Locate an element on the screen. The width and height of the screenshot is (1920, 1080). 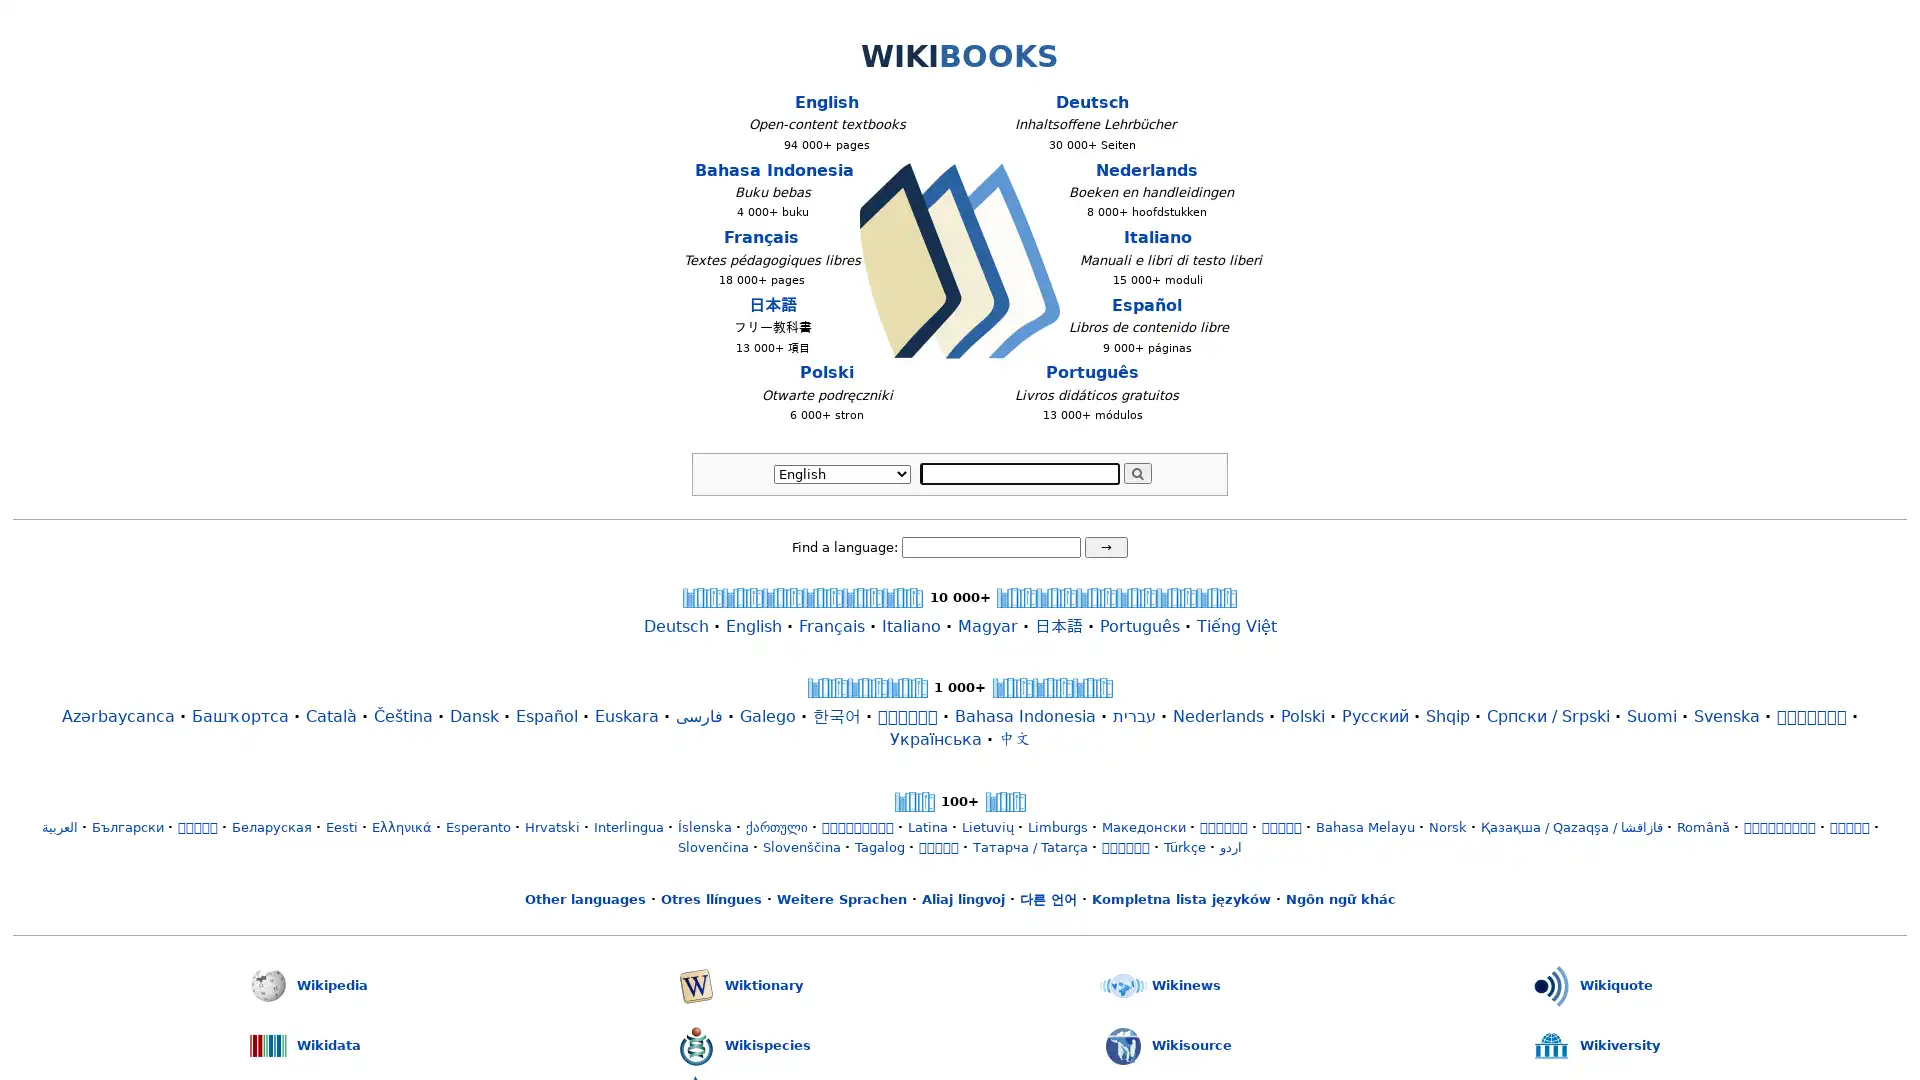
Search is located at coordinates (1137, 473).